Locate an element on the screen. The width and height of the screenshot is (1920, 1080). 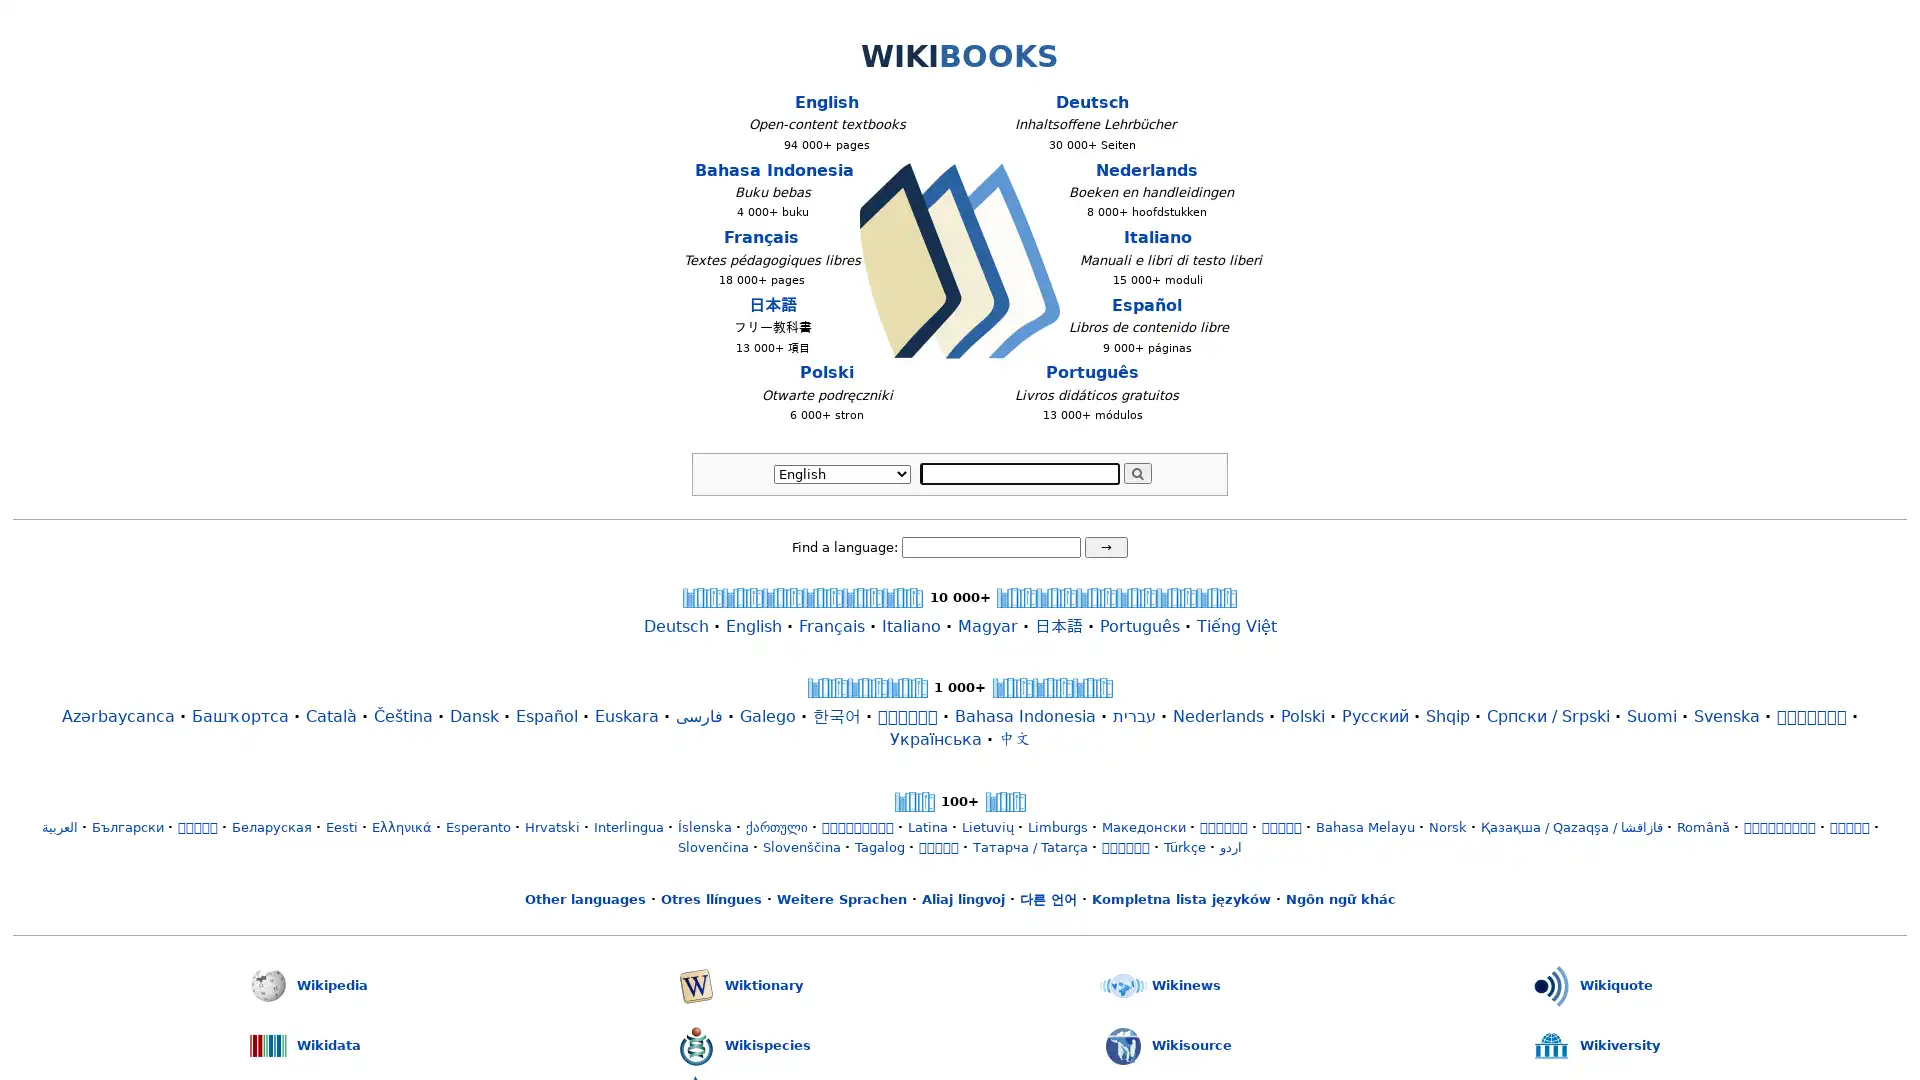
Search is located at coordinates (1137, 473).